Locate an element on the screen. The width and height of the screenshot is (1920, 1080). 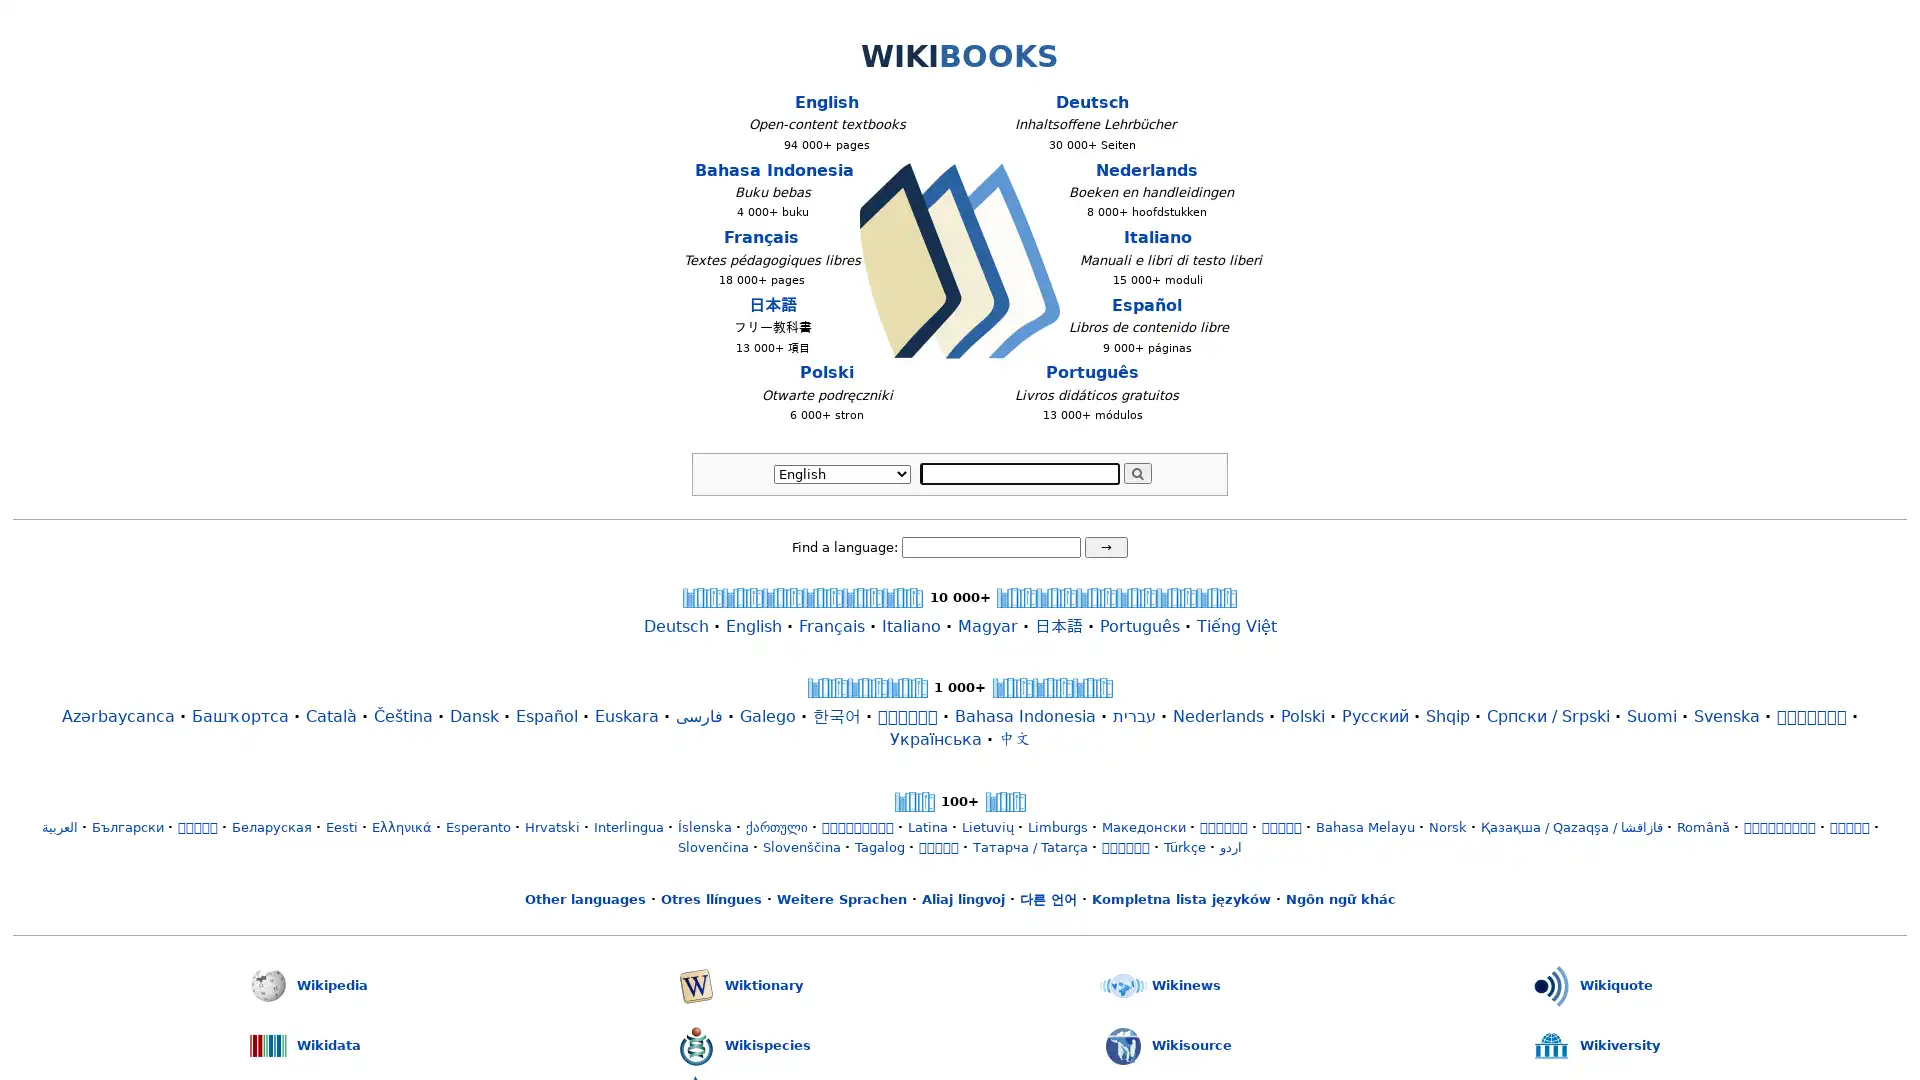
Search is located at coordinates (1137, 473).